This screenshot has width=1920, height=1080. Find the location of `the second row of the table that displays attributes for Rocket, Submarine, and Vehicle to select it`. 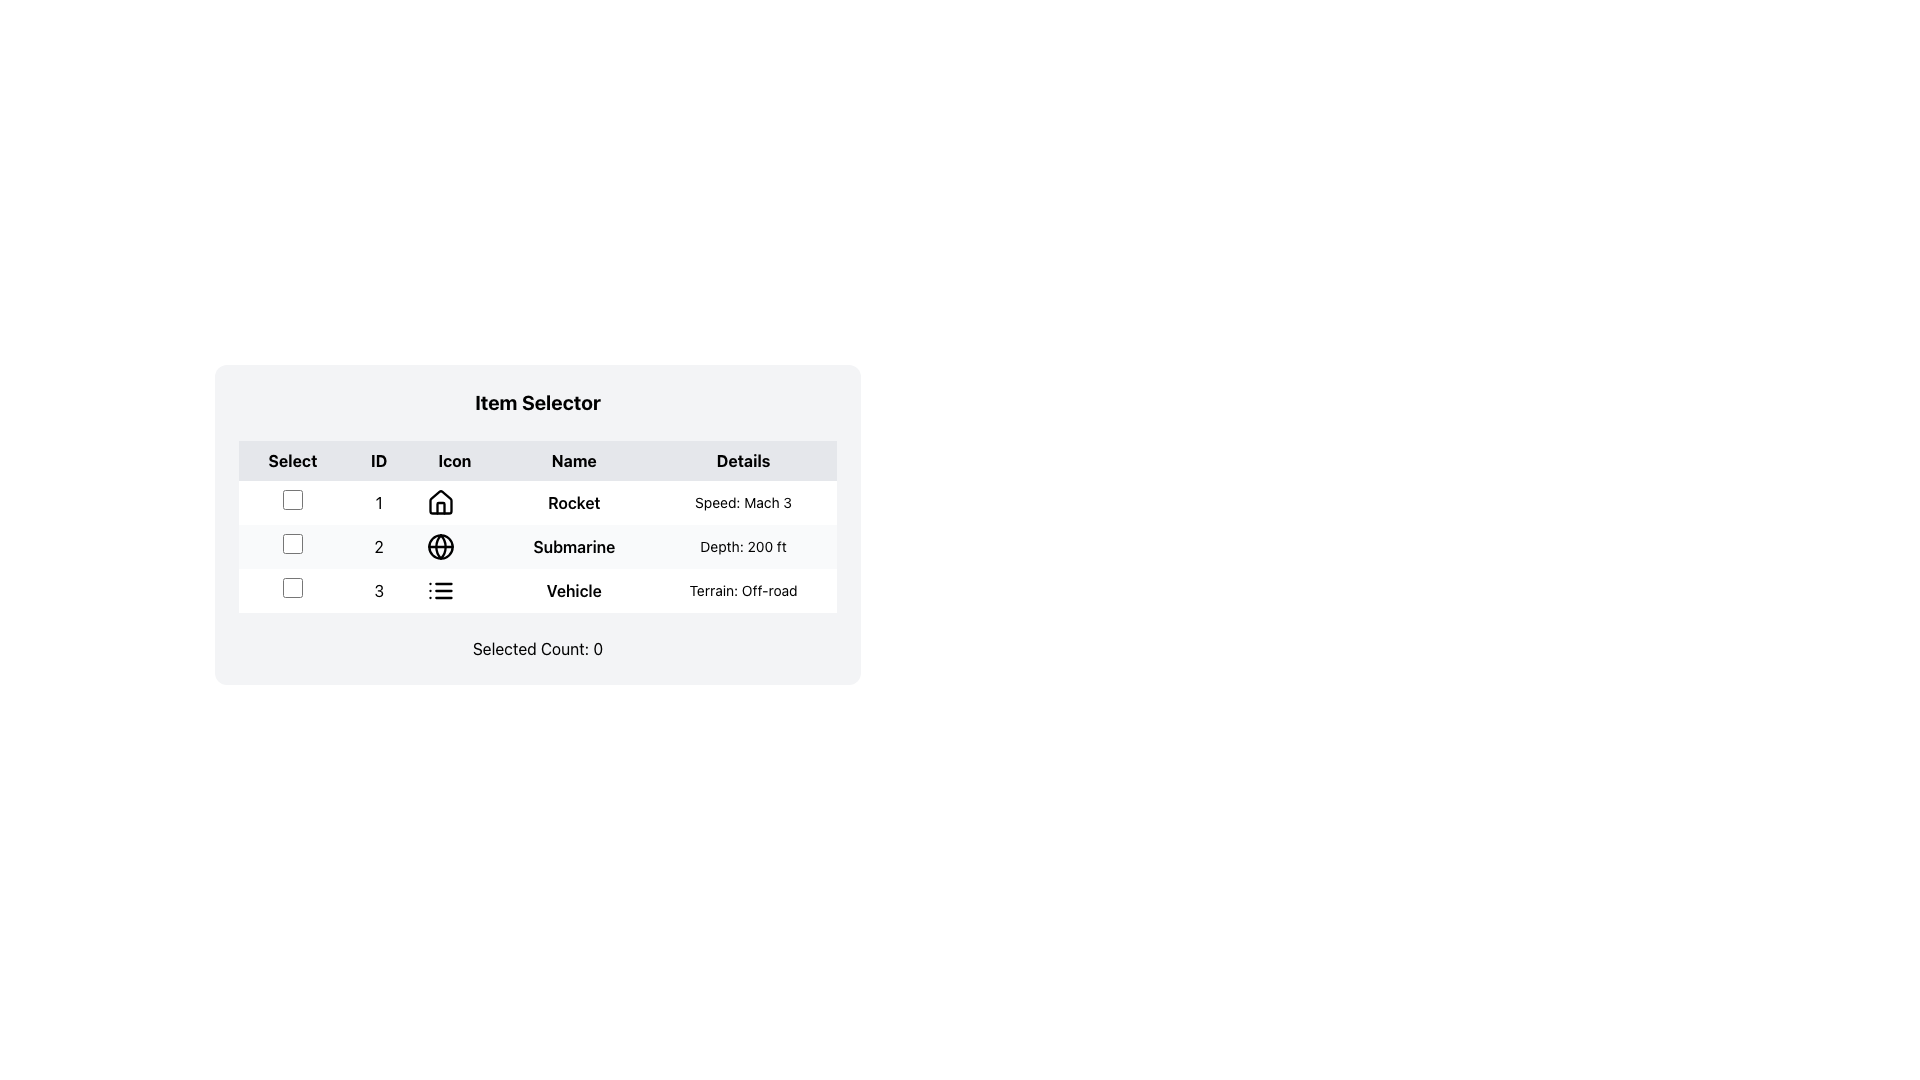

the second row of the table that displays attributes for Rocket, Submarine, and Vehicle to select it is located at coordinates (537, 547).